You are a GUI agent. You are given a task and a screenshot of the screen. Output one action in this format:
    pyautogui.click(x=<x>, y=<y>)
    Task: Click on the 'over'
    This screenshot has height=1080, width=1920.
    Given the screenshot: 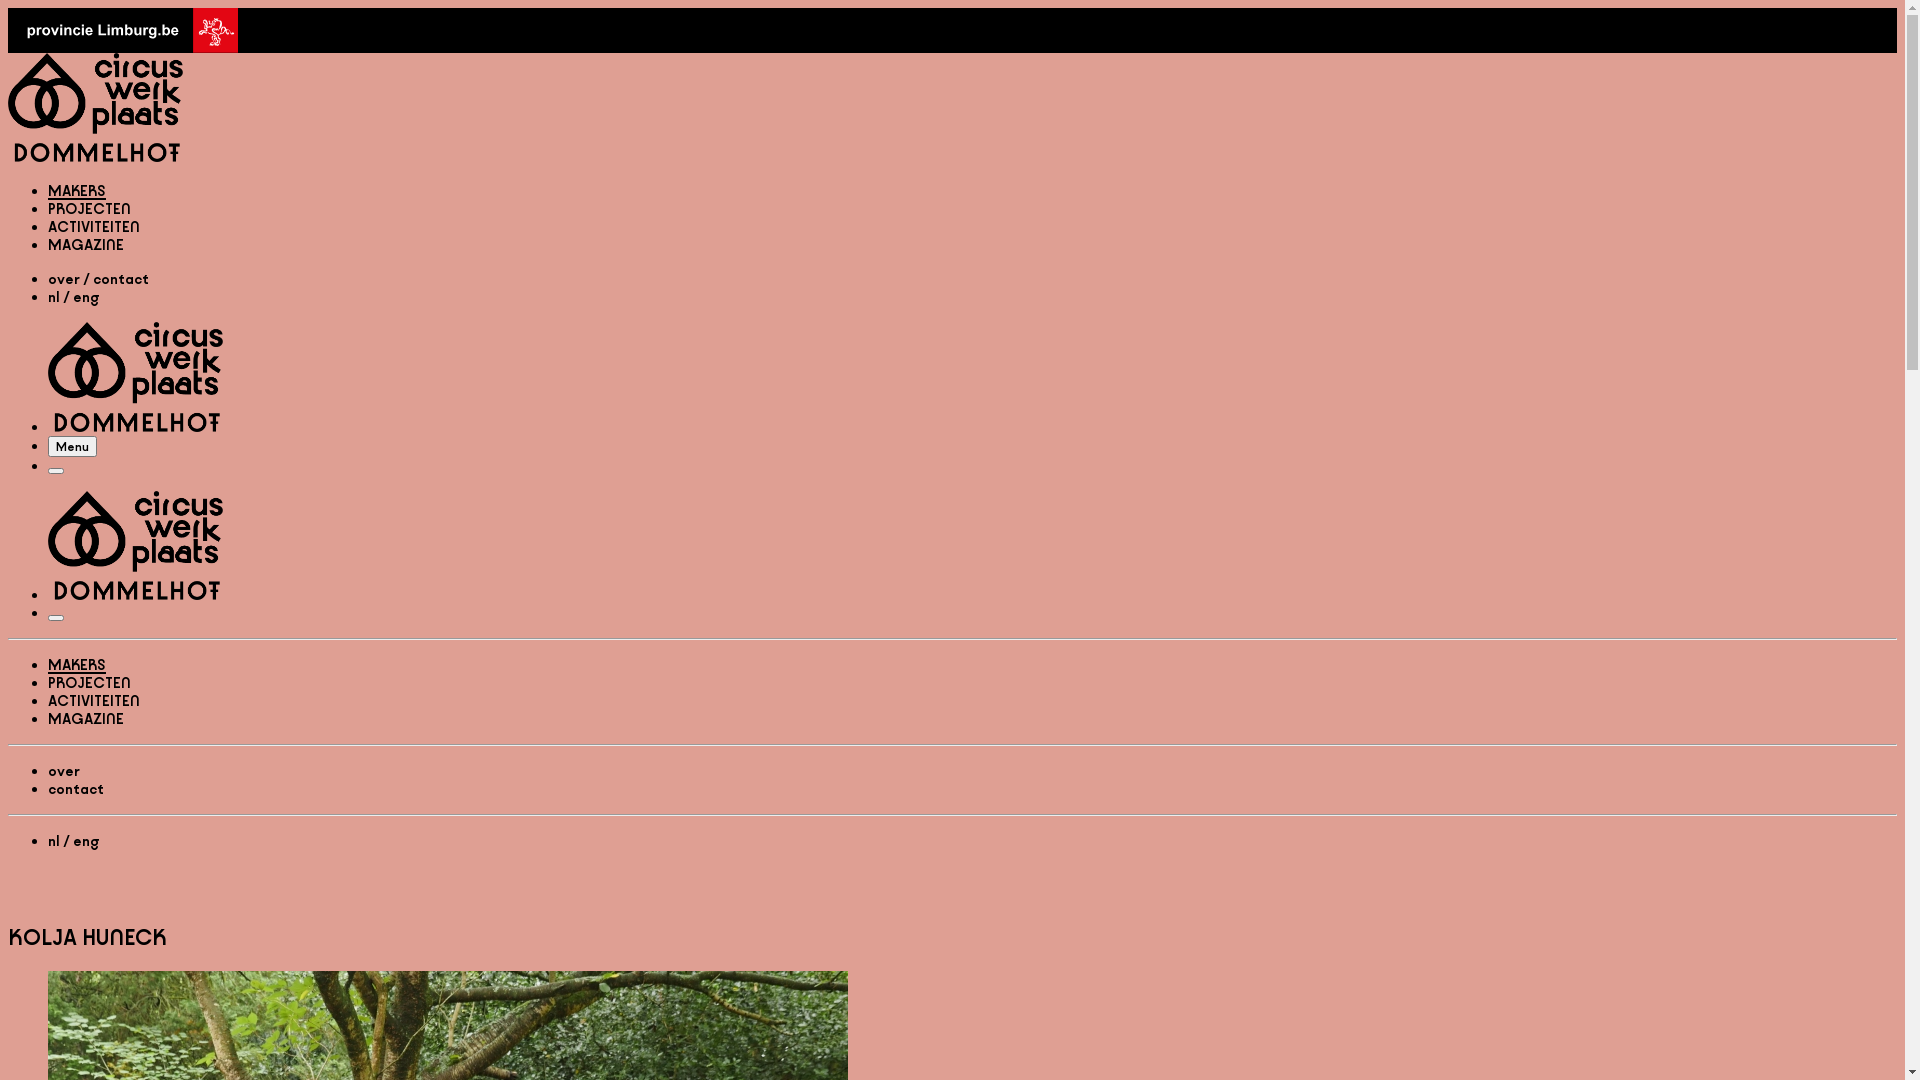 What is the action you would take?
    pyautogui.click(x=63, y=769)
    